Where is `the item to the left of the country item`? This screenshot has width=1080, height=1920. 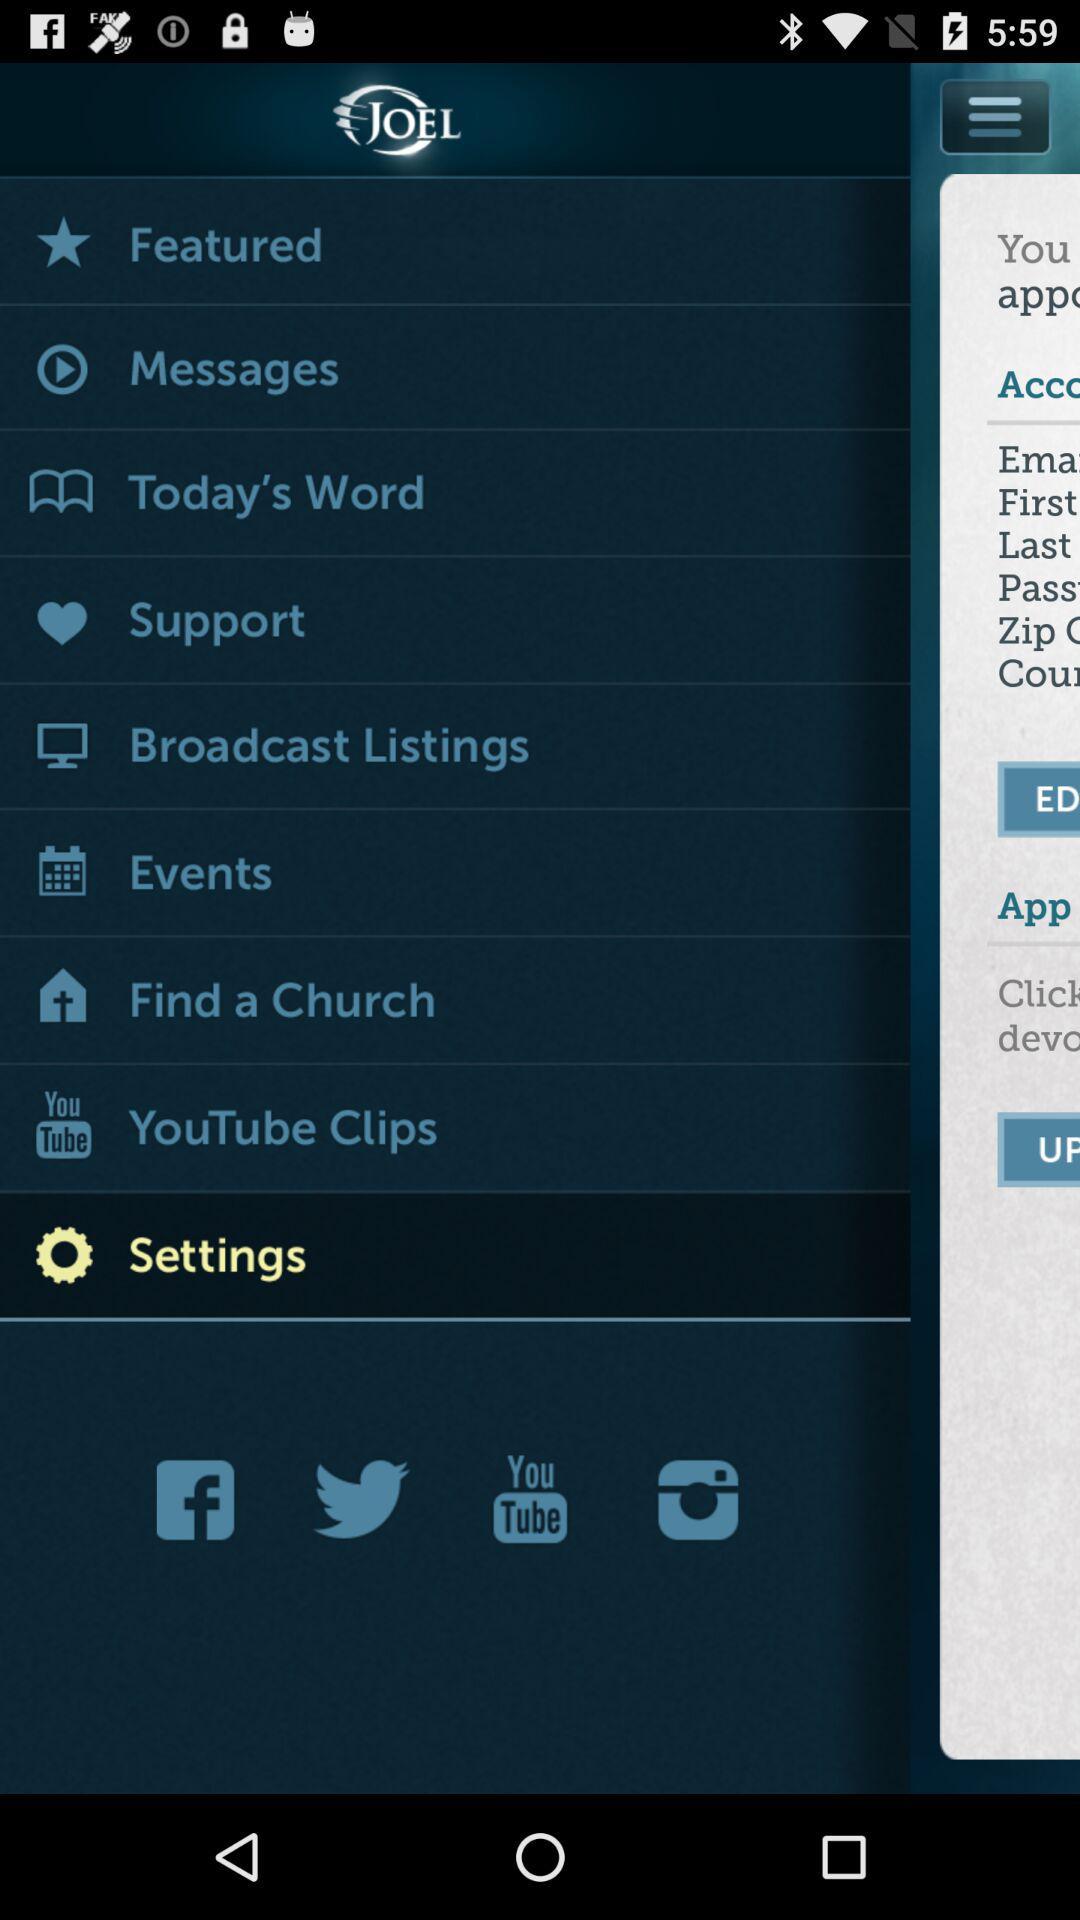
the item to the left of the country item is located at coordinates (455, 746).